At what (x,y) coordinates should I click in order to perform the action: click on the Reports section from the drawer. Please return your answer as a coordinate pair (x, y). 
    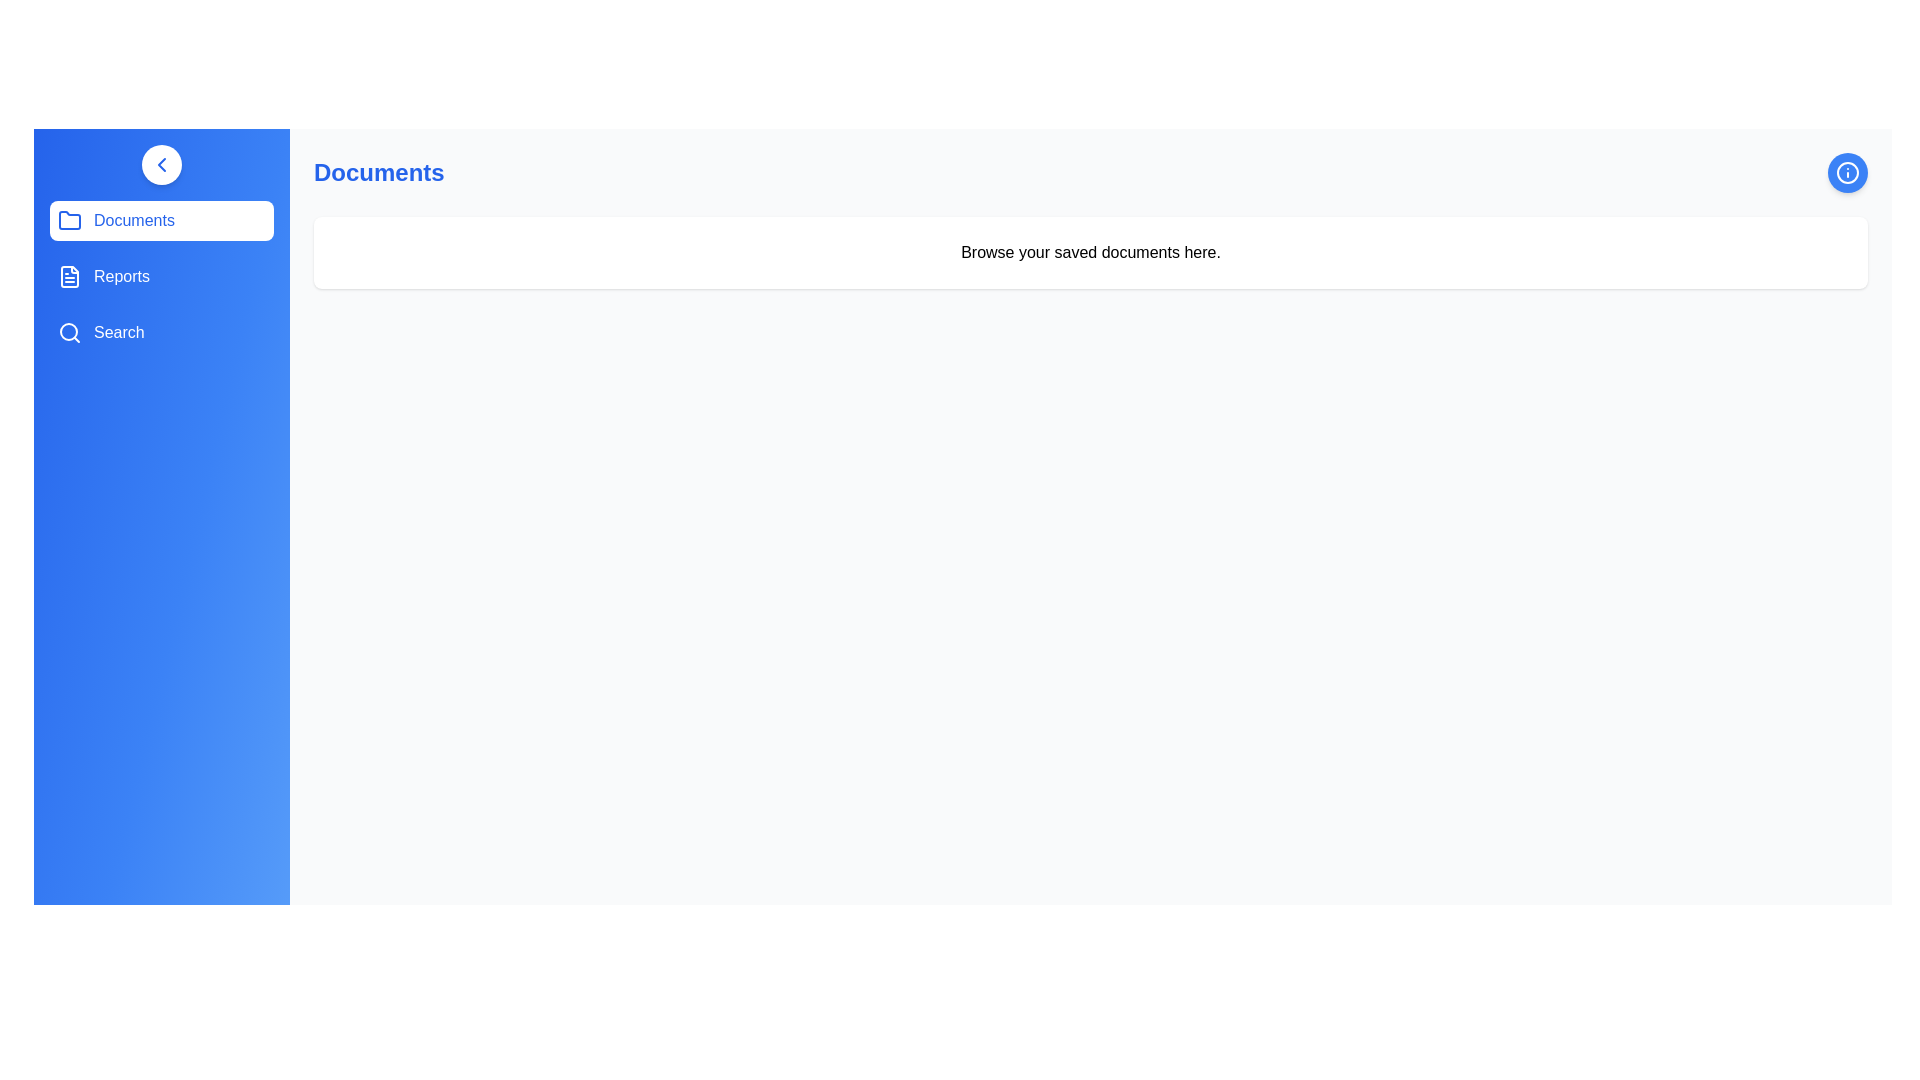
    Looking at the image, I should click on (162, 277).